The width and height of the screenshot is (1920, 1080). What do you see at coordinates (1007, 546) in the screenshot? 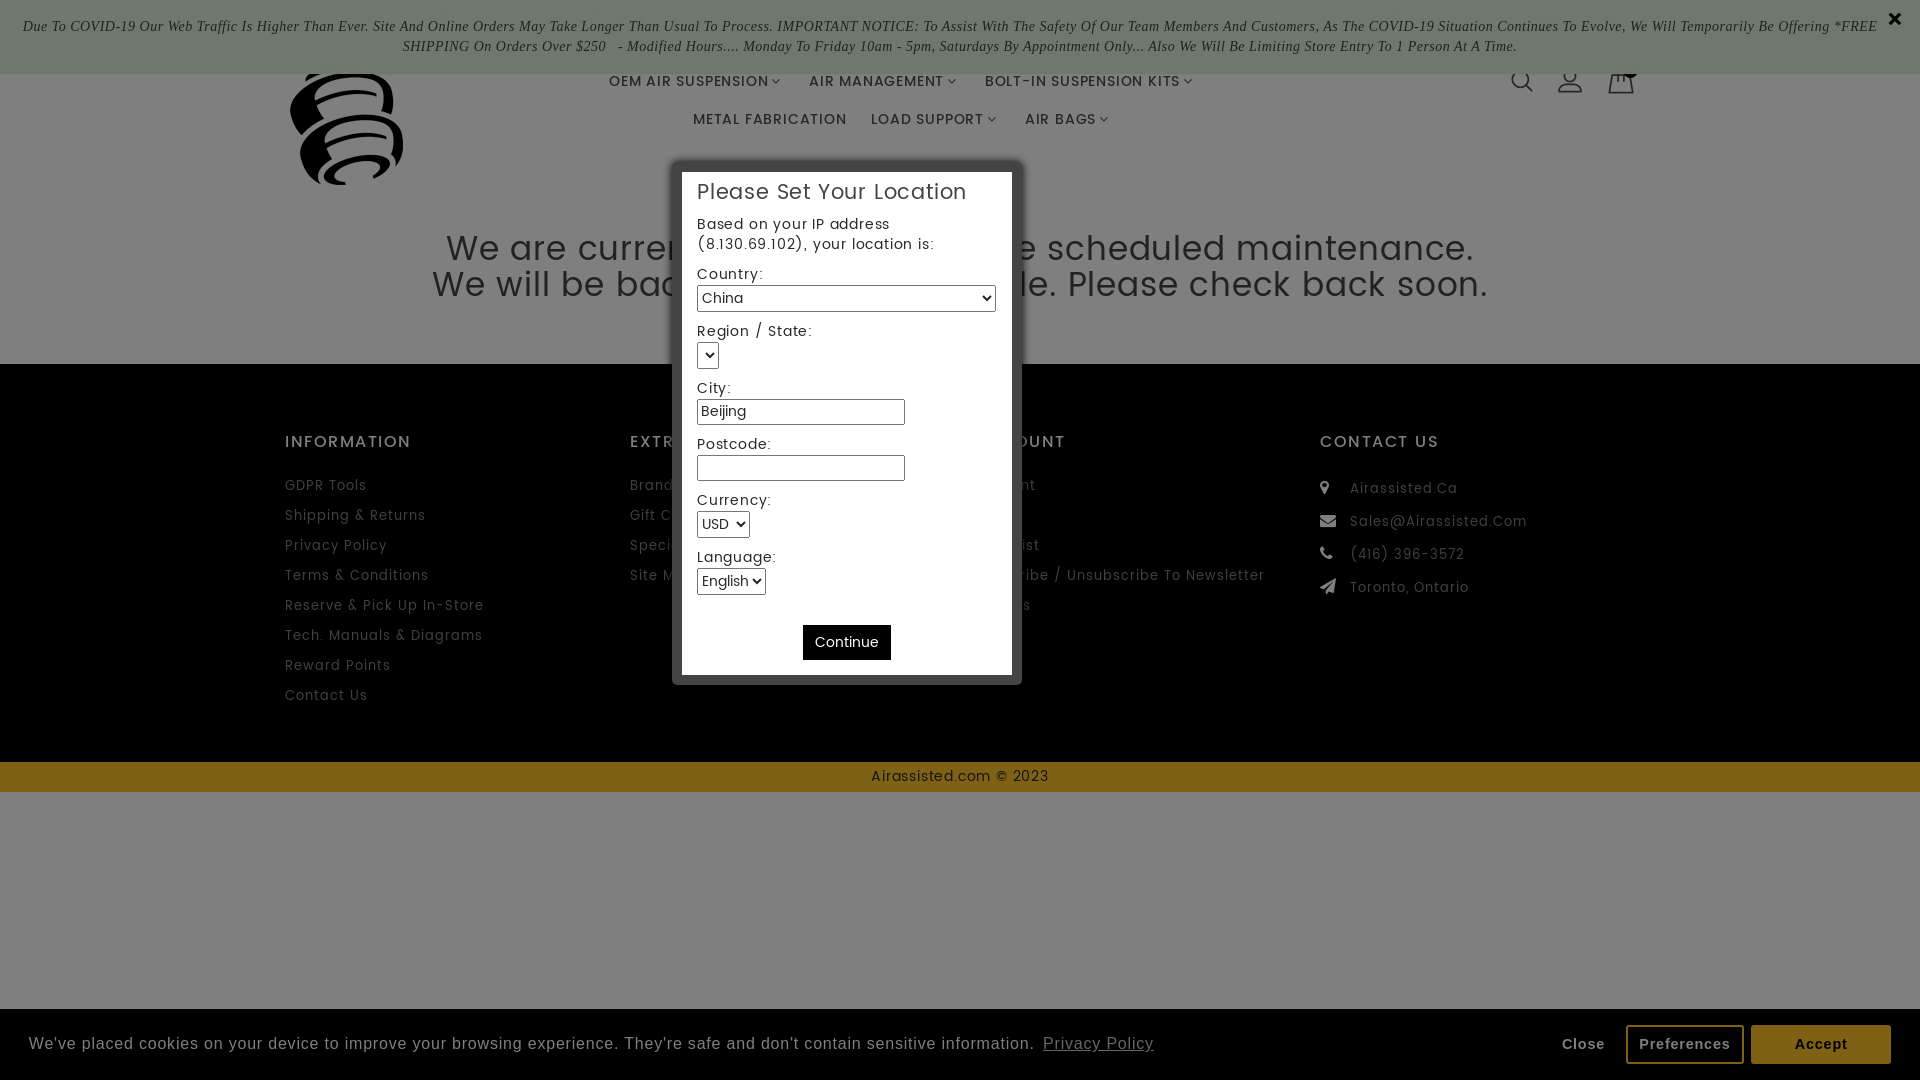
I see `'Wish List'` at bounding box center [1007, 546].